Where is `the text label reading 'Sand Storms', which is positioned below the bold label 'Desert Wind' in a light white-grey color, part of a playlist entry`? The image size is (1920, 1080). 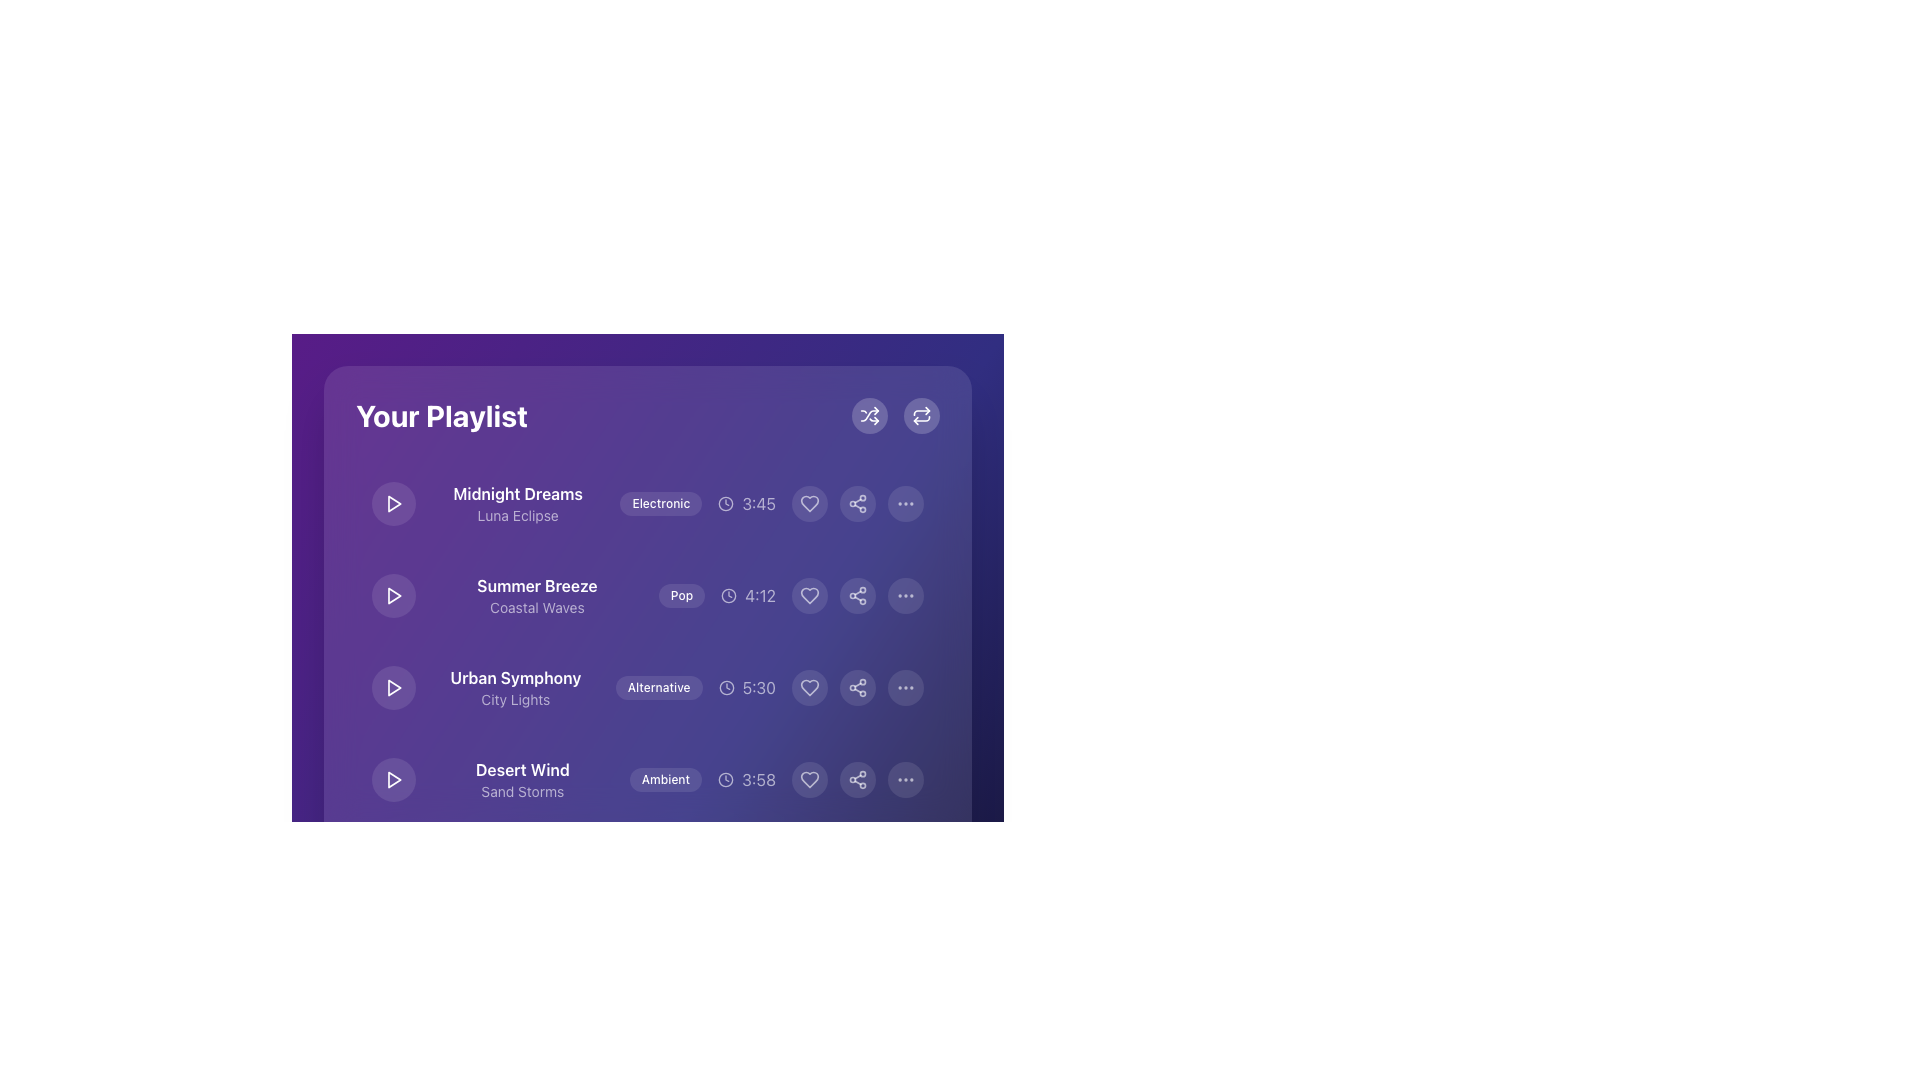 the text label reading 'Sand Storms', which is positioned below the bold label 'Desert Wind' in a light white-grey color, part of a playlist entry is located at coordinates (522, 790).